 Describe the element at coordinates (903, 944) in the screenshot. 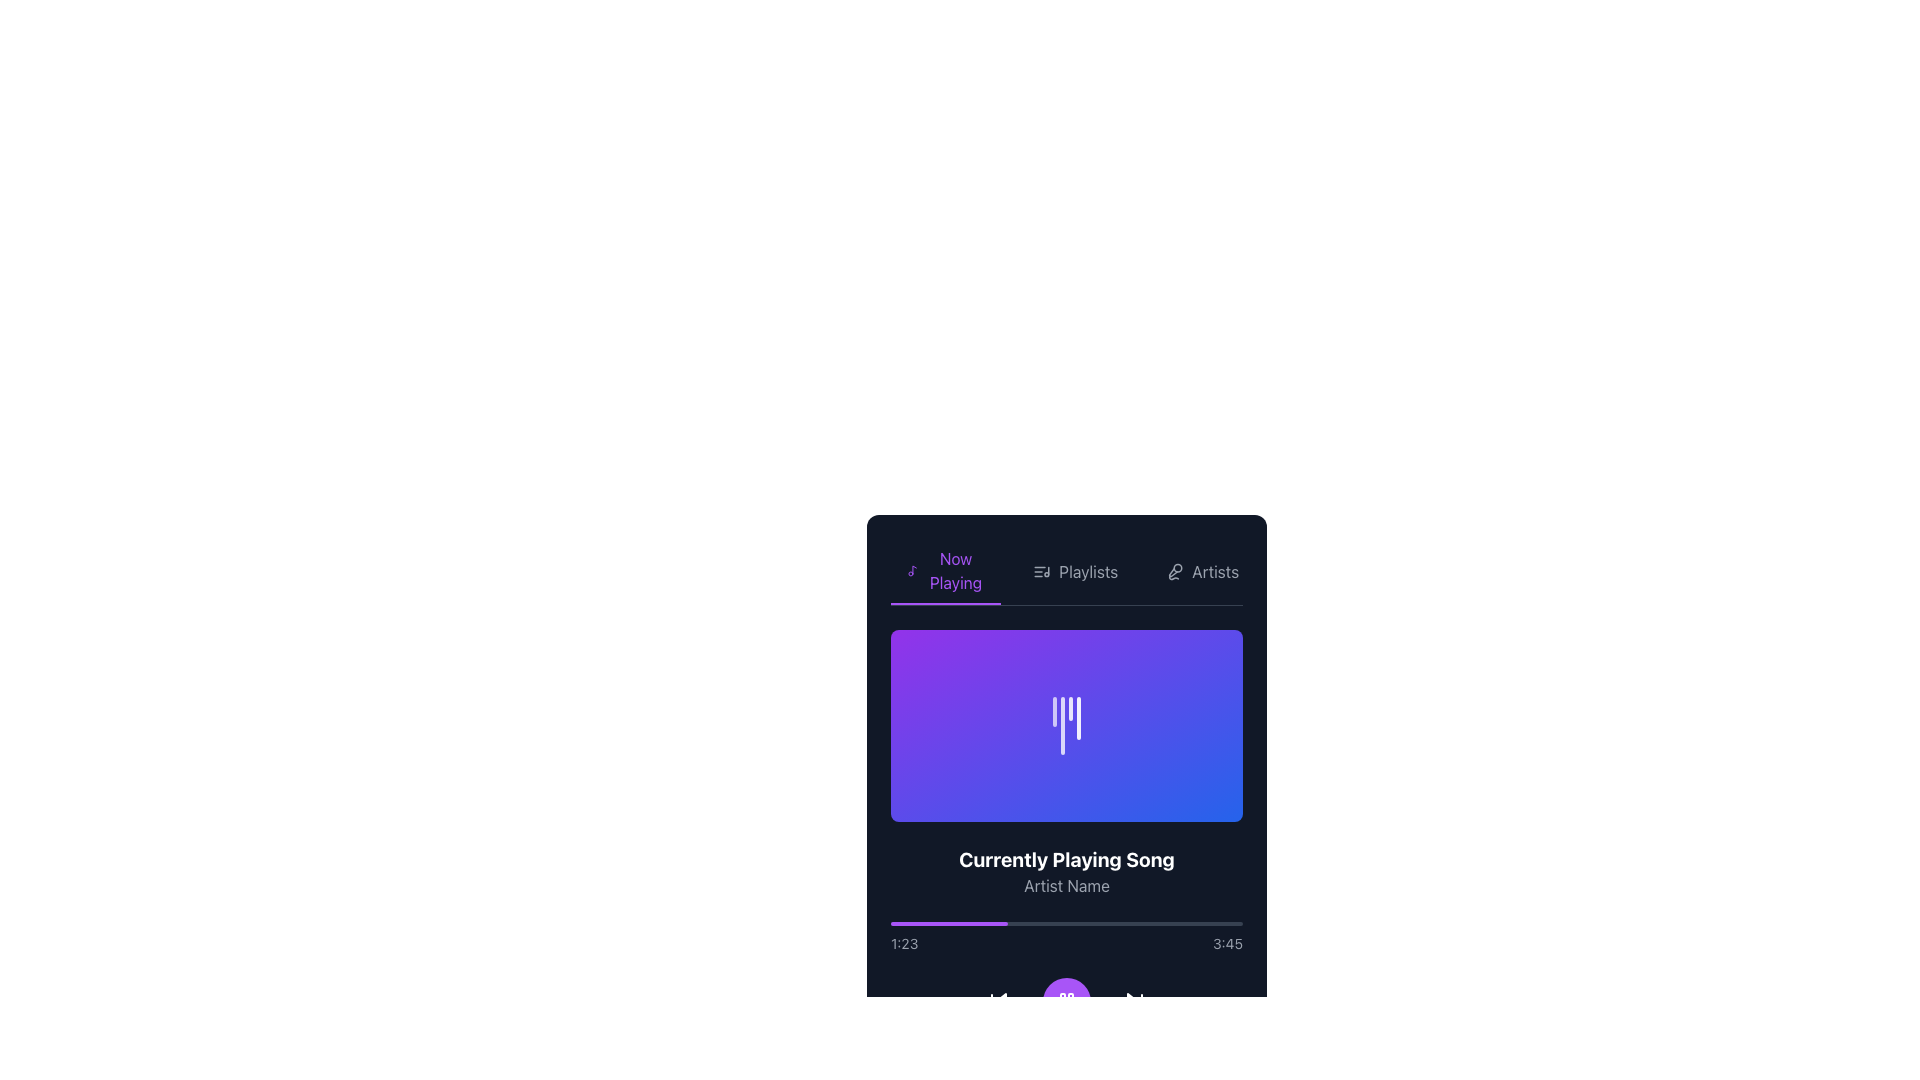

I see `time displayed in the text indicator showing '1:23', which is styled with a small, gray font and located at the bottom left of the interface` at that location.